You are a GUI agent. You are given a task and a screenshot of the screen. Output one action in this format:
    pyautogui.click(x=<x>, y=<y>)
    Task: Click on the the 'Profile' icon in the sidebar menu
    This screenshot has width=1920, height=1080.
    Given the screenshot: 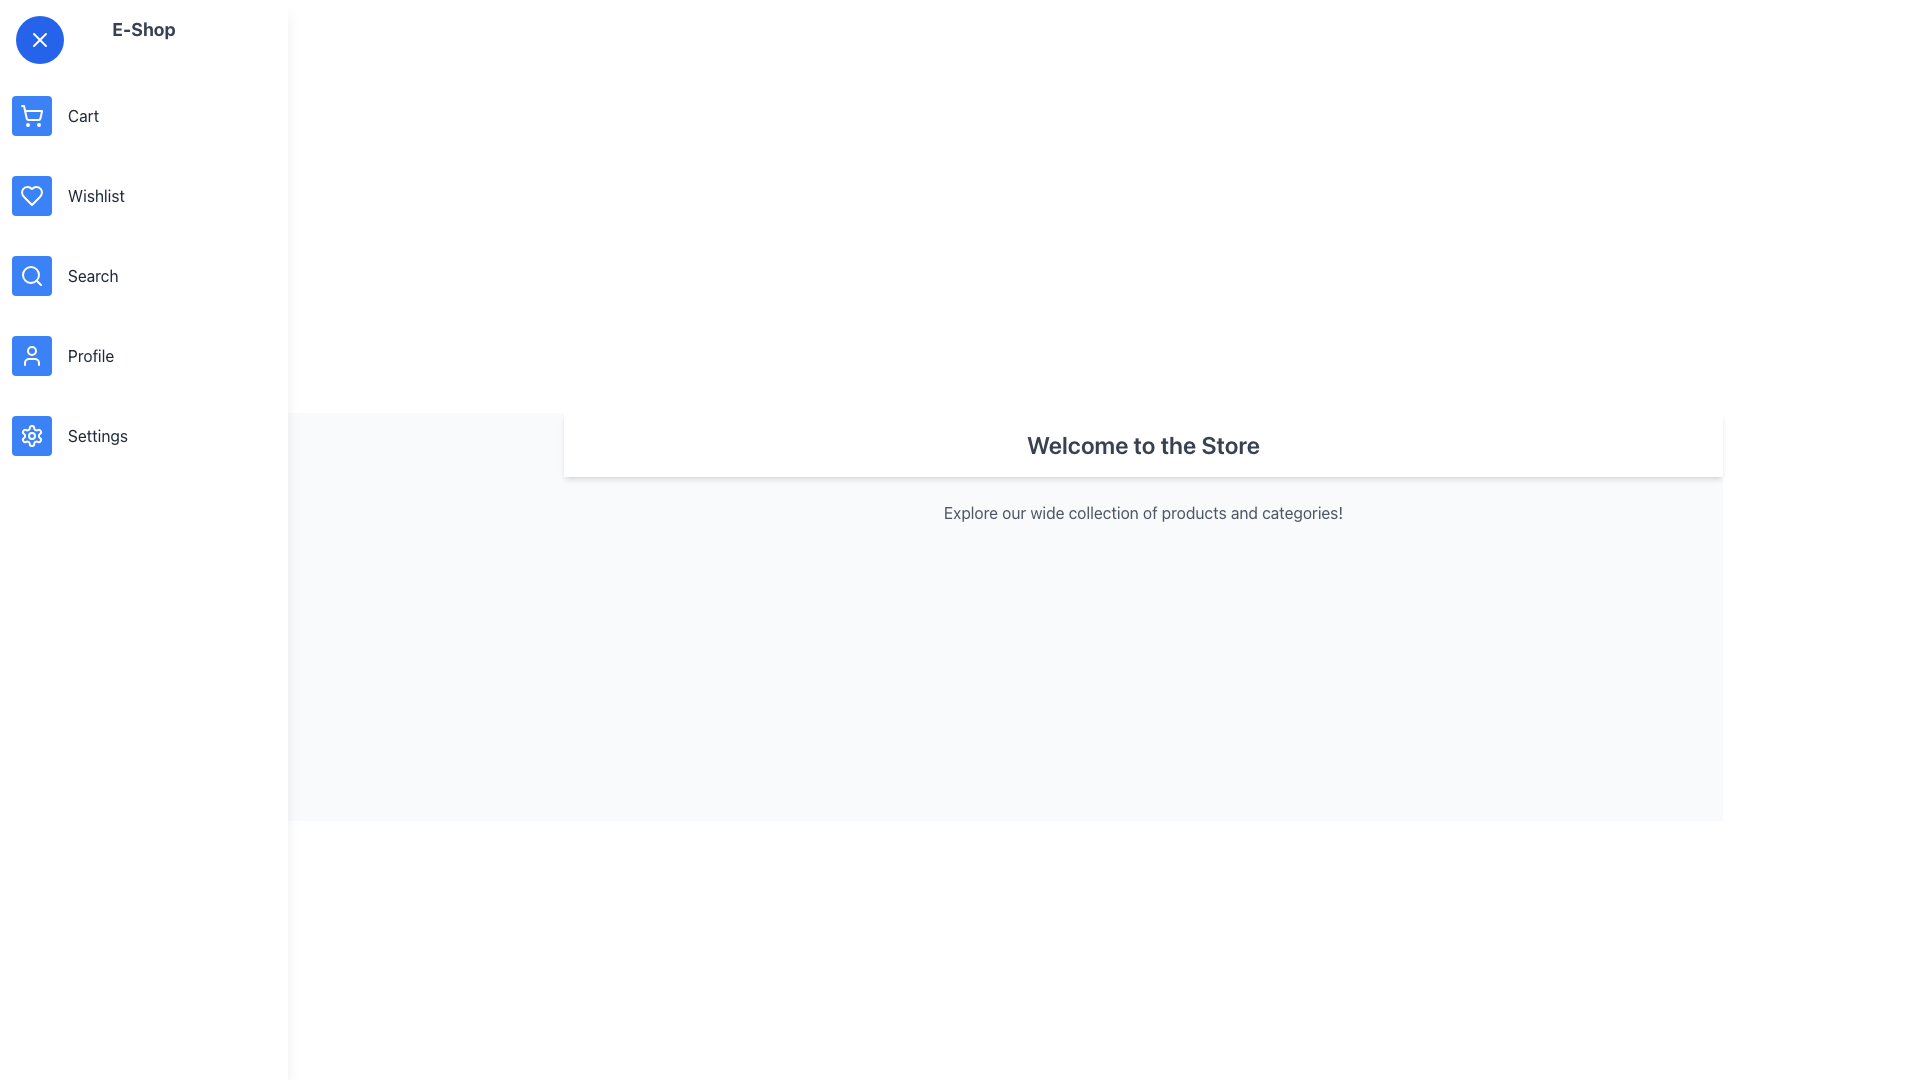 What is the action you would take?
    pyautogui.click(x=32, y=354)
    